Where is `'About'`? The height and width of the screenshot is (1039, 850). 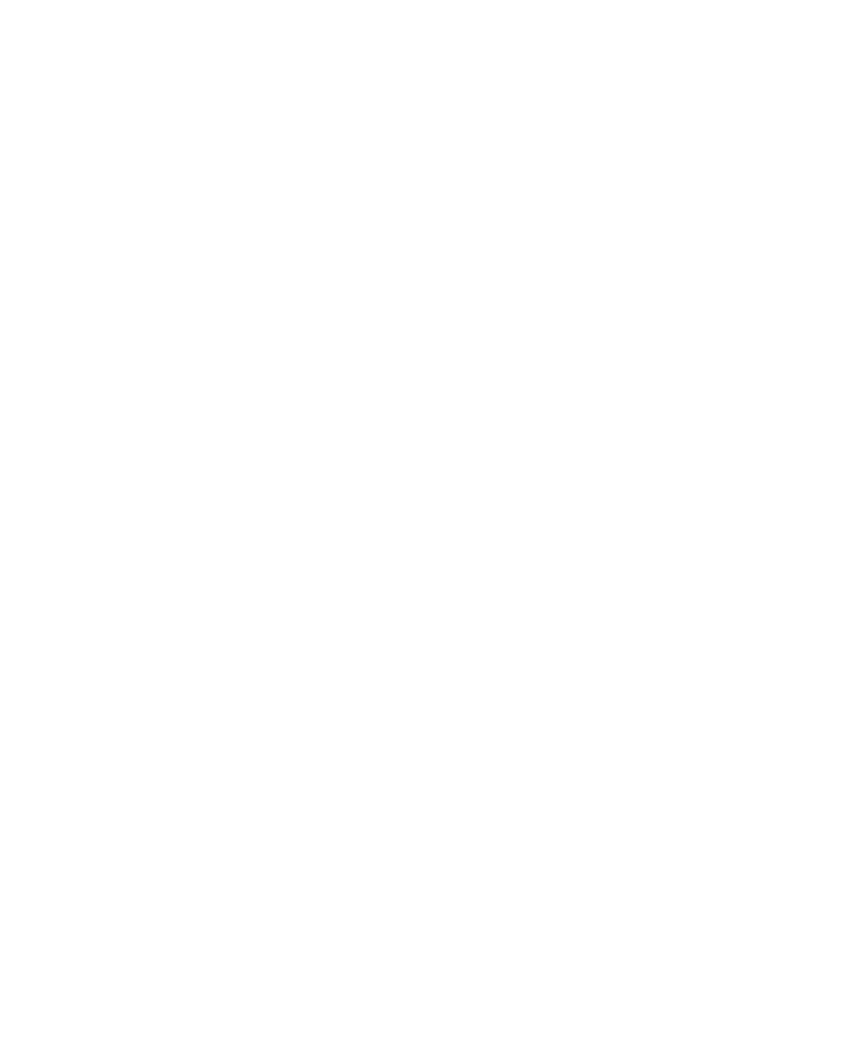
'About' is located at coordinates (108, 8).